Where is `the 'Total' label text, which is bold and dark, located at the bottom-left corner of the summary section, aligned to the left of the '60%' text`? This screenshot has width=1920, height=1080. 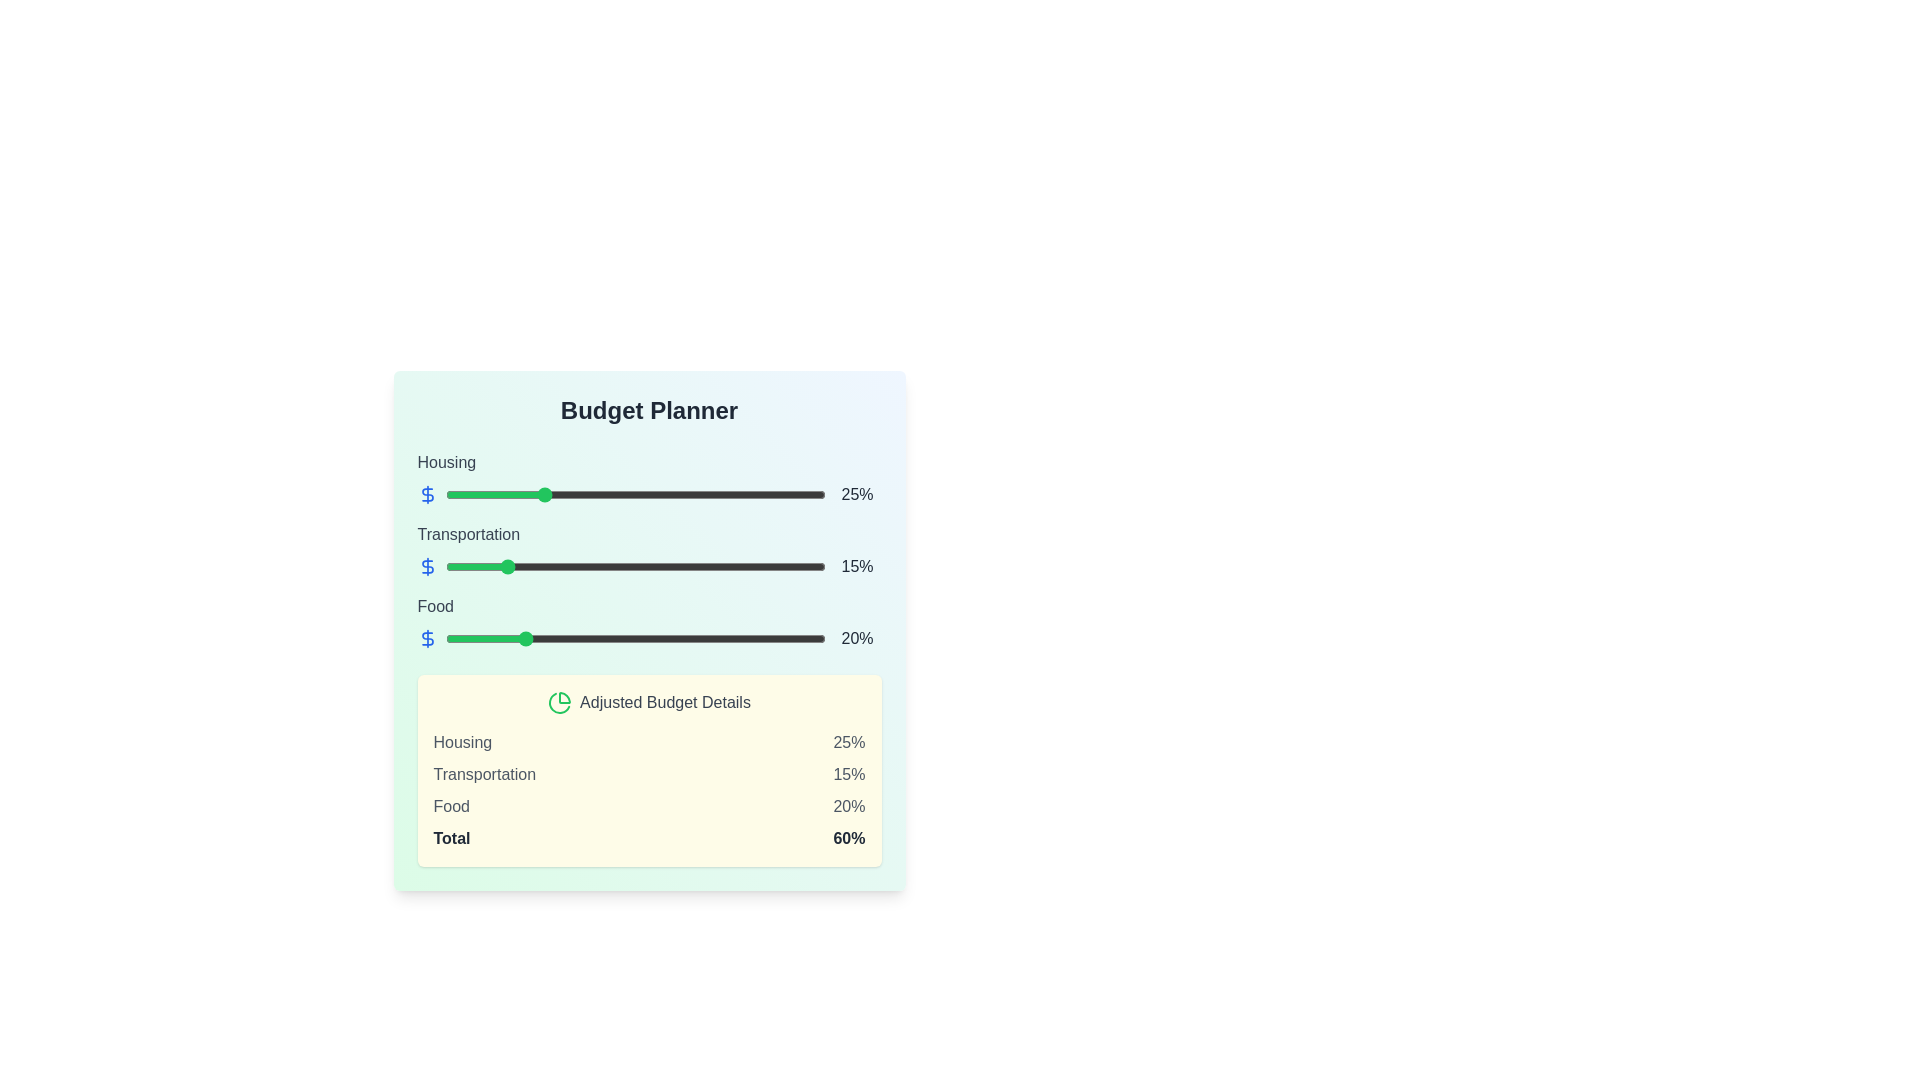
the 'Total' label text, which is bold and dark, located at the bottom-left corner of the summary section, aligned to the left of the '60%' text is located at coordinates (450, 839).